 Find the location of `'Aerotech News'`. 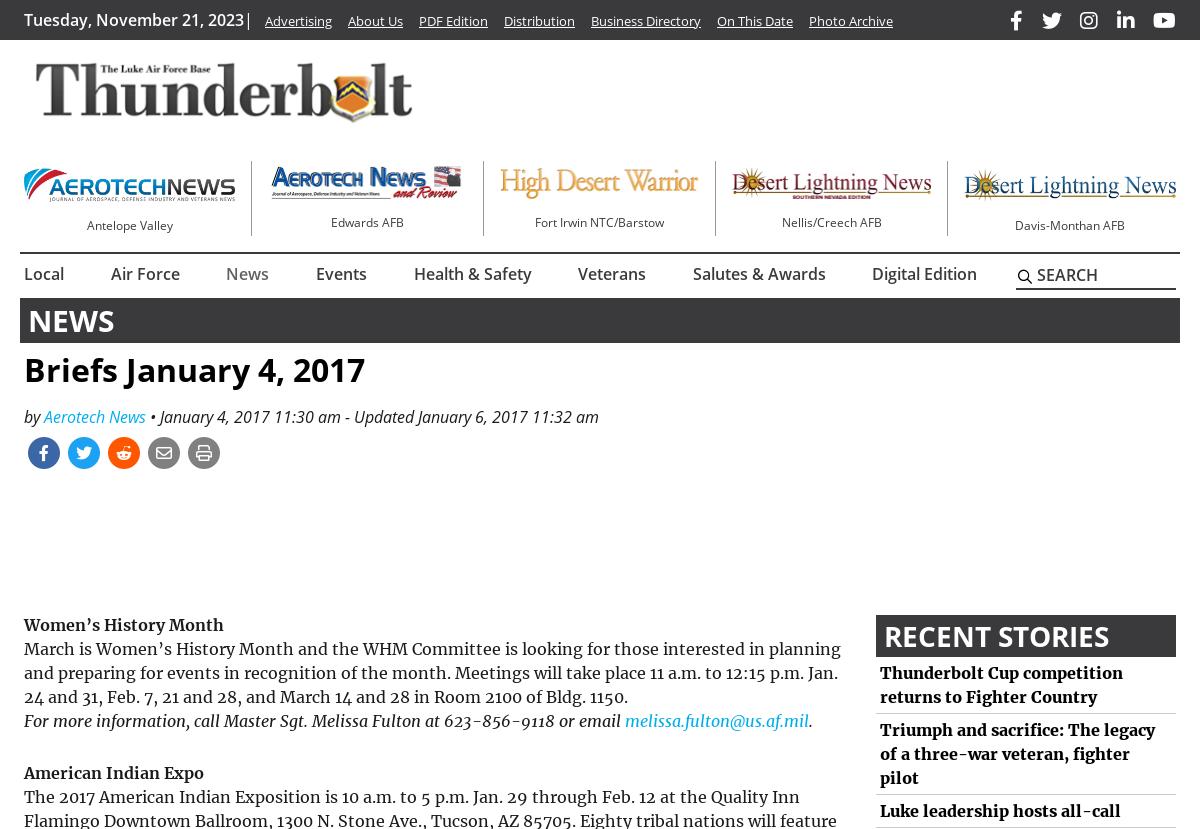

'Aerotech News' is located at coordinates (93, 415).